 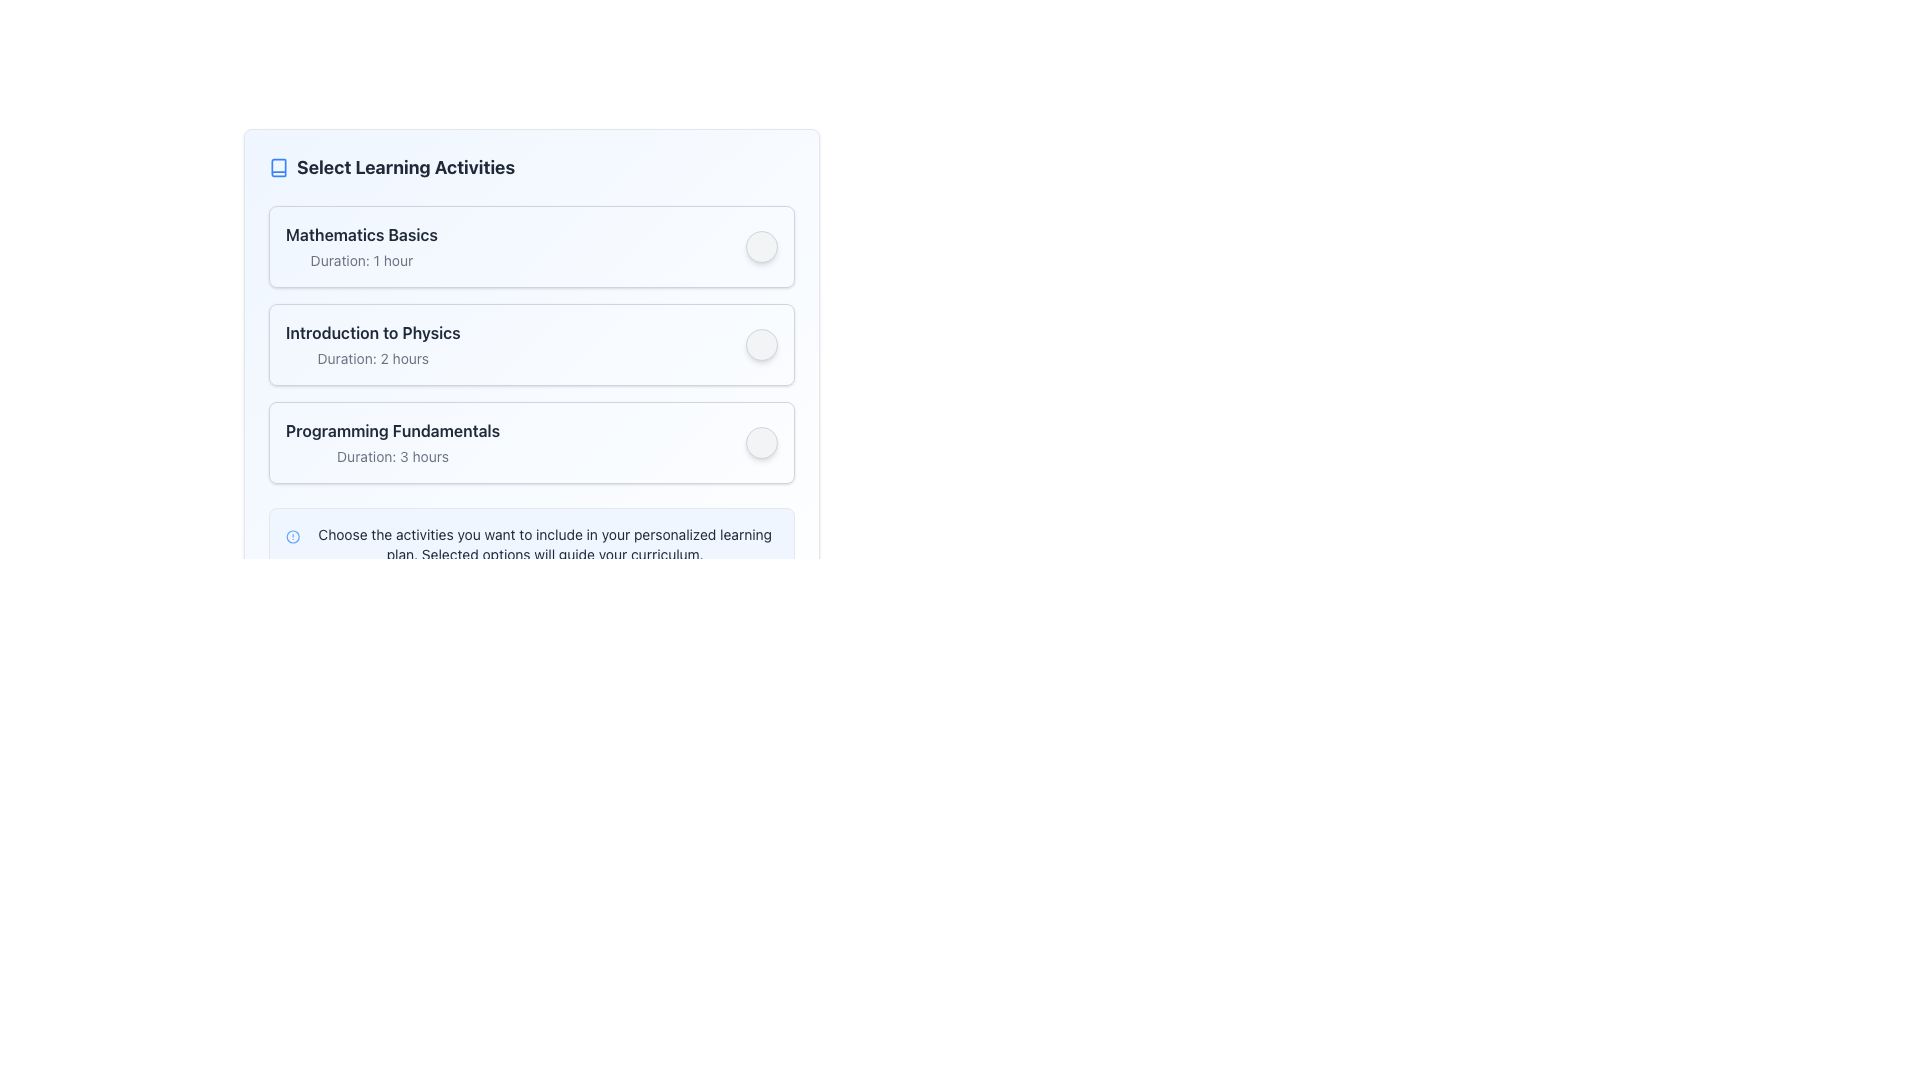 I want to click on informative content from the informational text block contained within a rounded border, light-blue background, positioned below the selectable cards, so click(x=545, y=544).